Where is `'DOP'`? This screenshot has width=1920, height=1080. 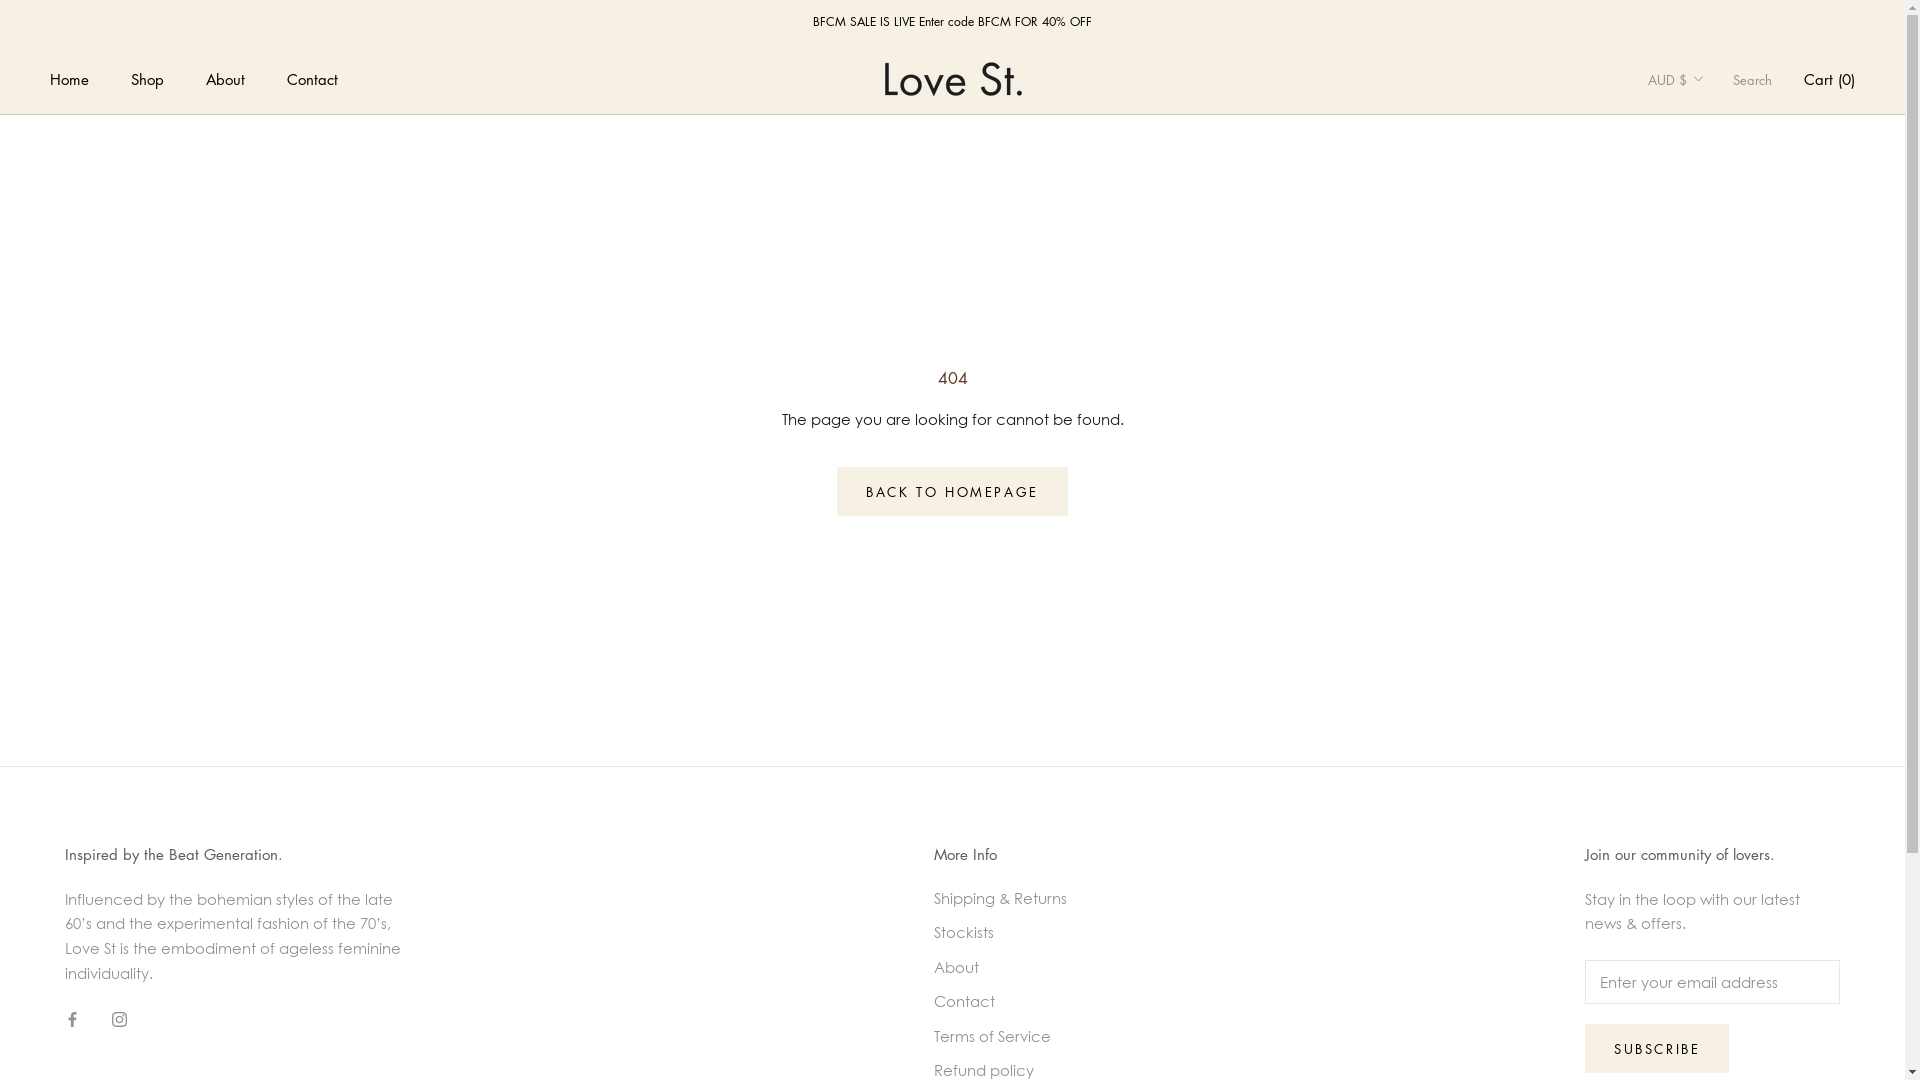
'DOP' is located at coordinates (1707, 973).